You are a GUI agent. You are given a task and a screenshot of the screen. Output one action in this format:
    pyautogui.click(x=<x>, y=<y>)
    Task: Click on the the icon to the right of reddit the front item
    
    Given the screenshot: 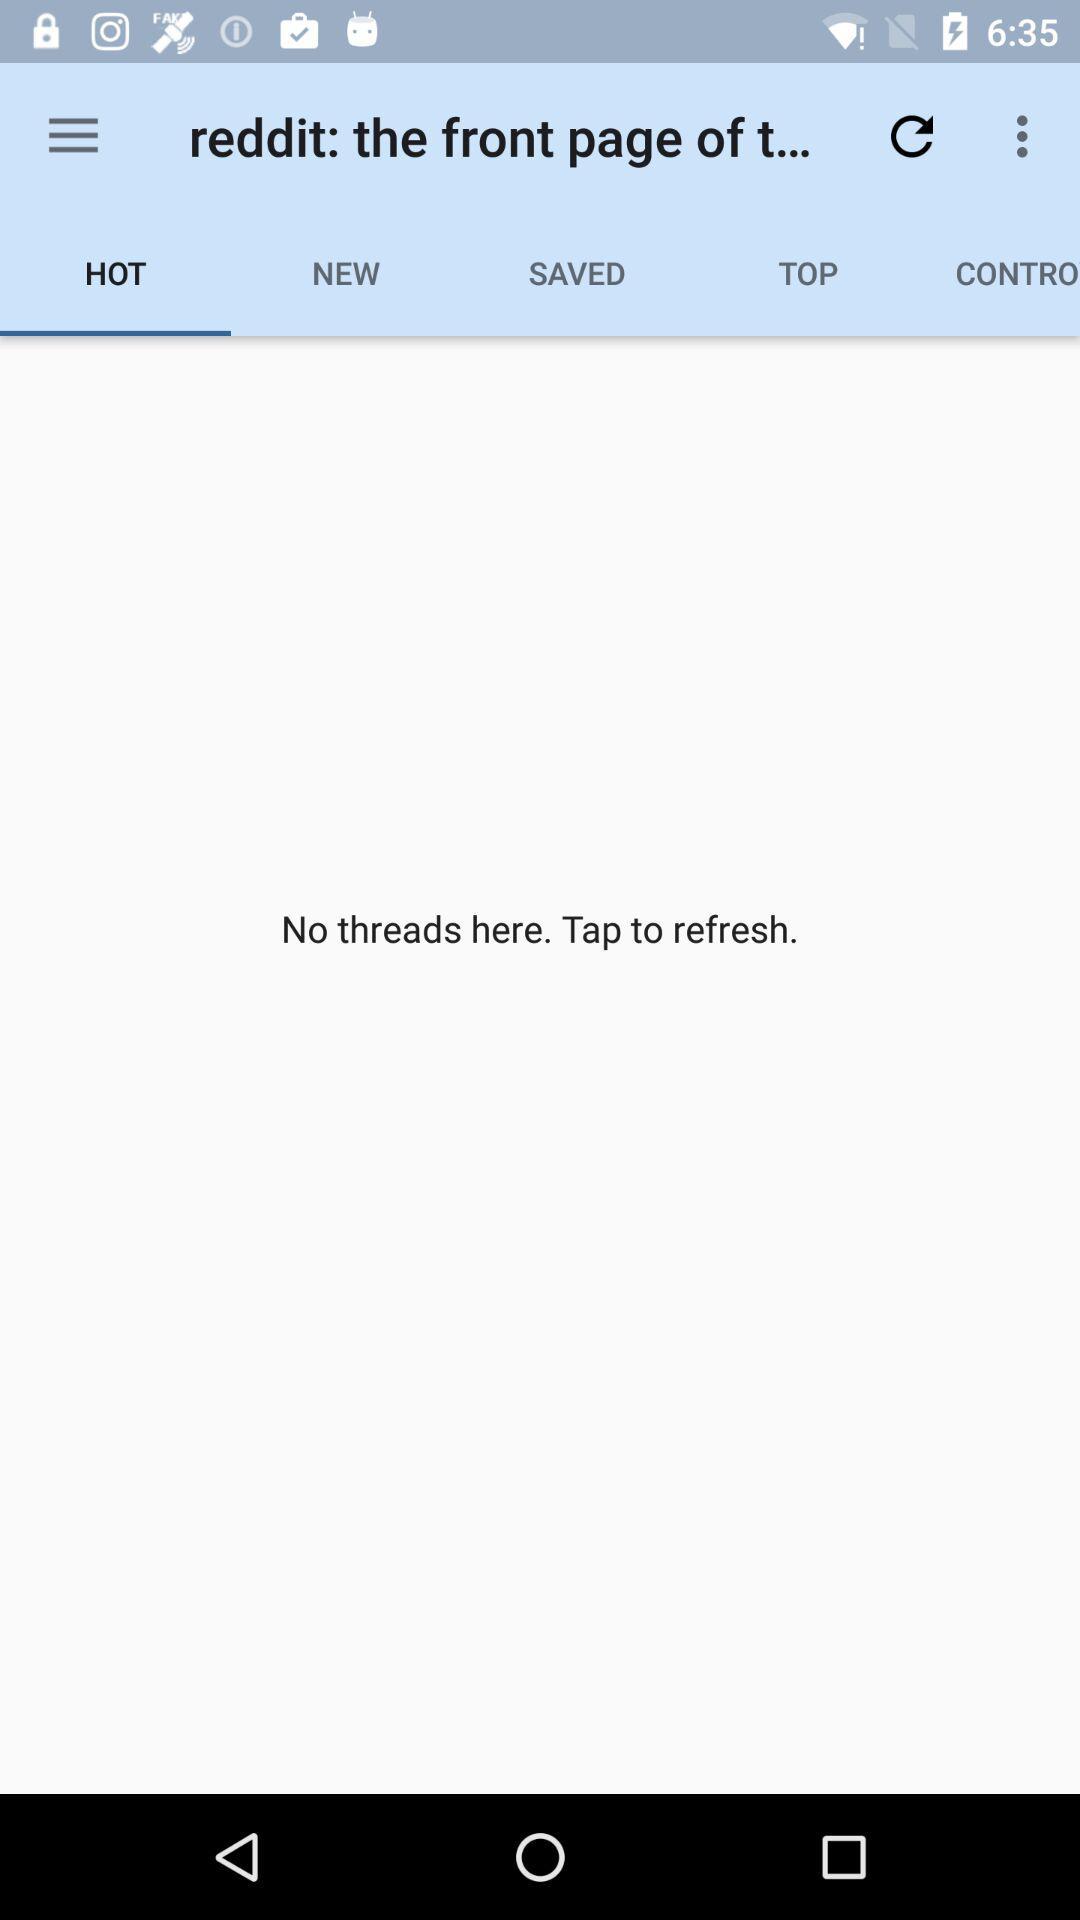 What is the action you would take?
    pyautogui.click(x=911, y=135)
    